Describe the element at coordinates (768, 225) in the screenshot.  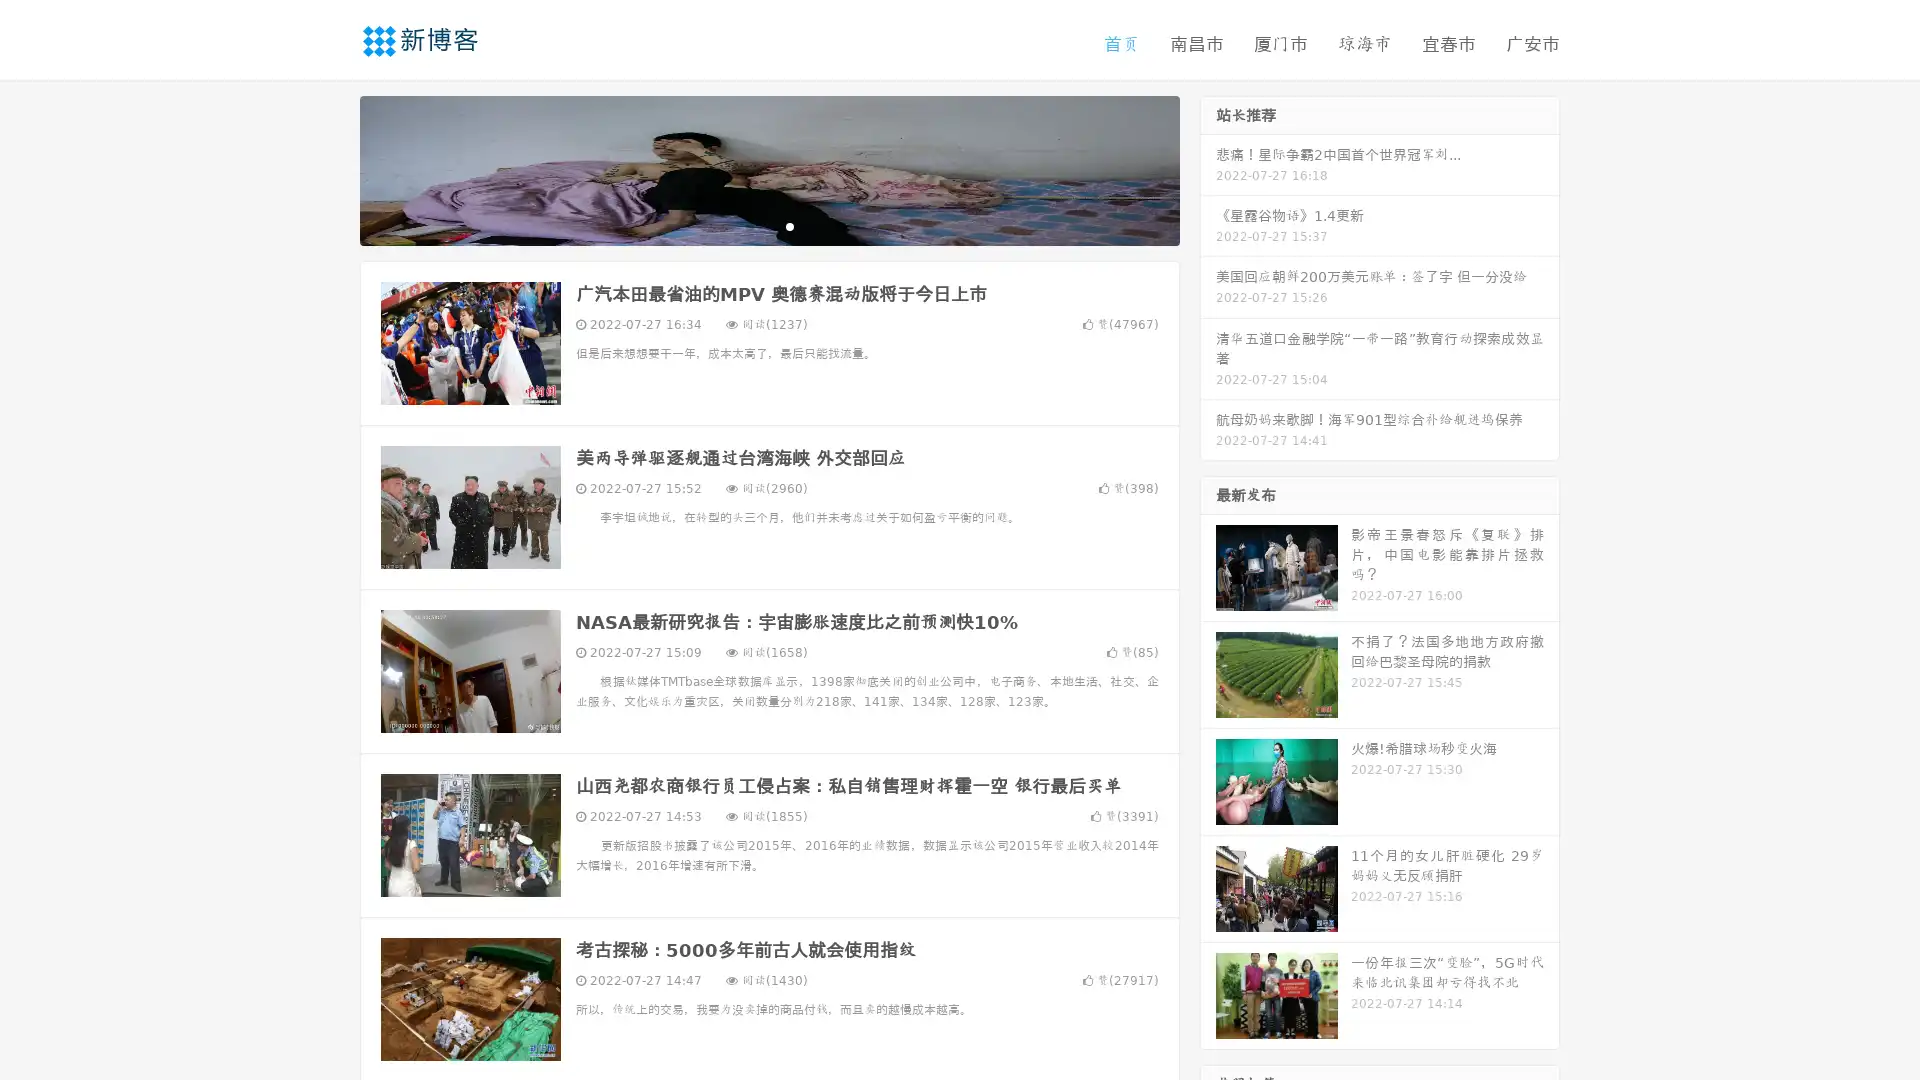
I see `Go to slide 2` at that location.